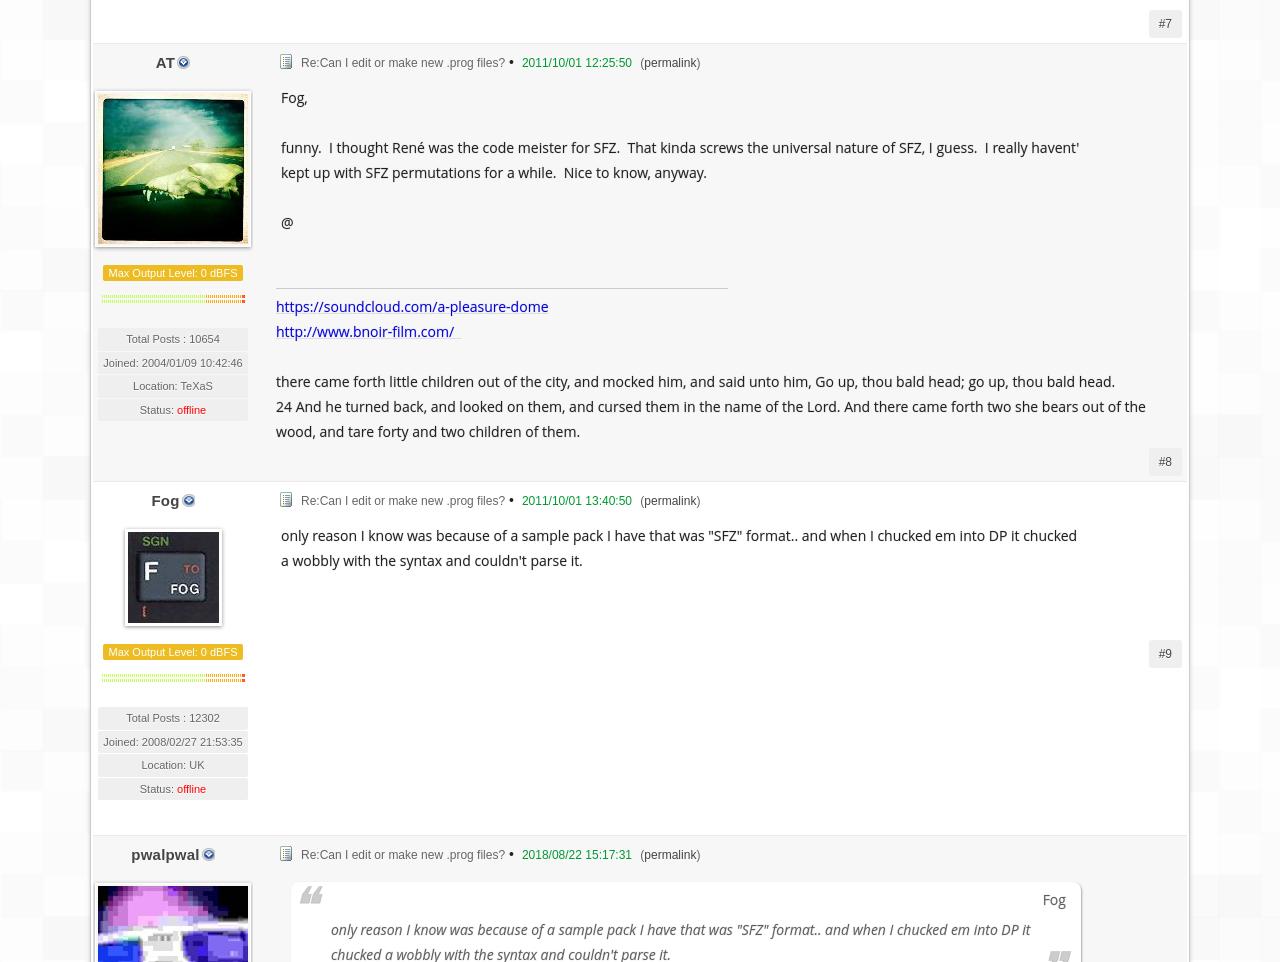 The width and height of the screenshot is (1280, 962). What do you see at coordinates (293, 96) in the screenshot?
I see `'Fog,'` at bounding box center [293, 96].